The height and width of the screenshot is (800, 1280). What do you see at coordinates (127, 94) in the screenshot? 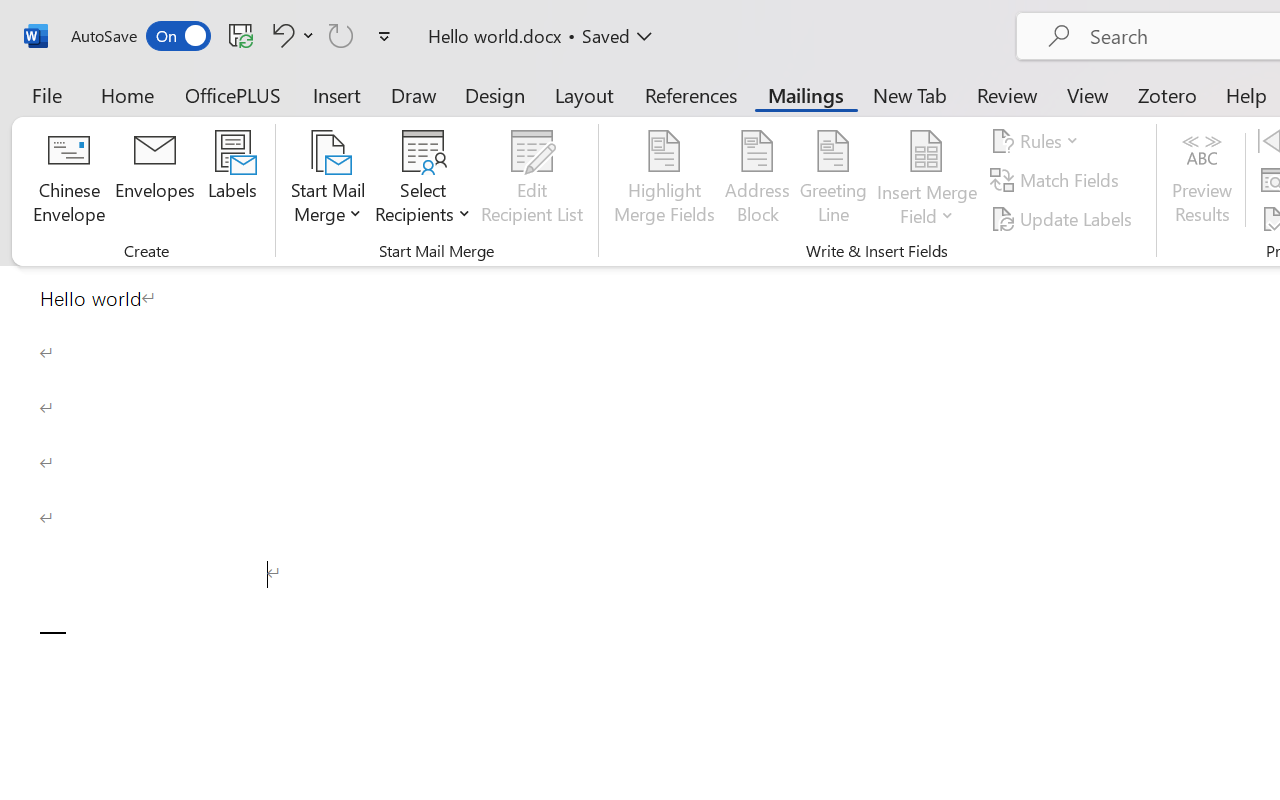
I see `'Home'` at bounding box center [127, 94].